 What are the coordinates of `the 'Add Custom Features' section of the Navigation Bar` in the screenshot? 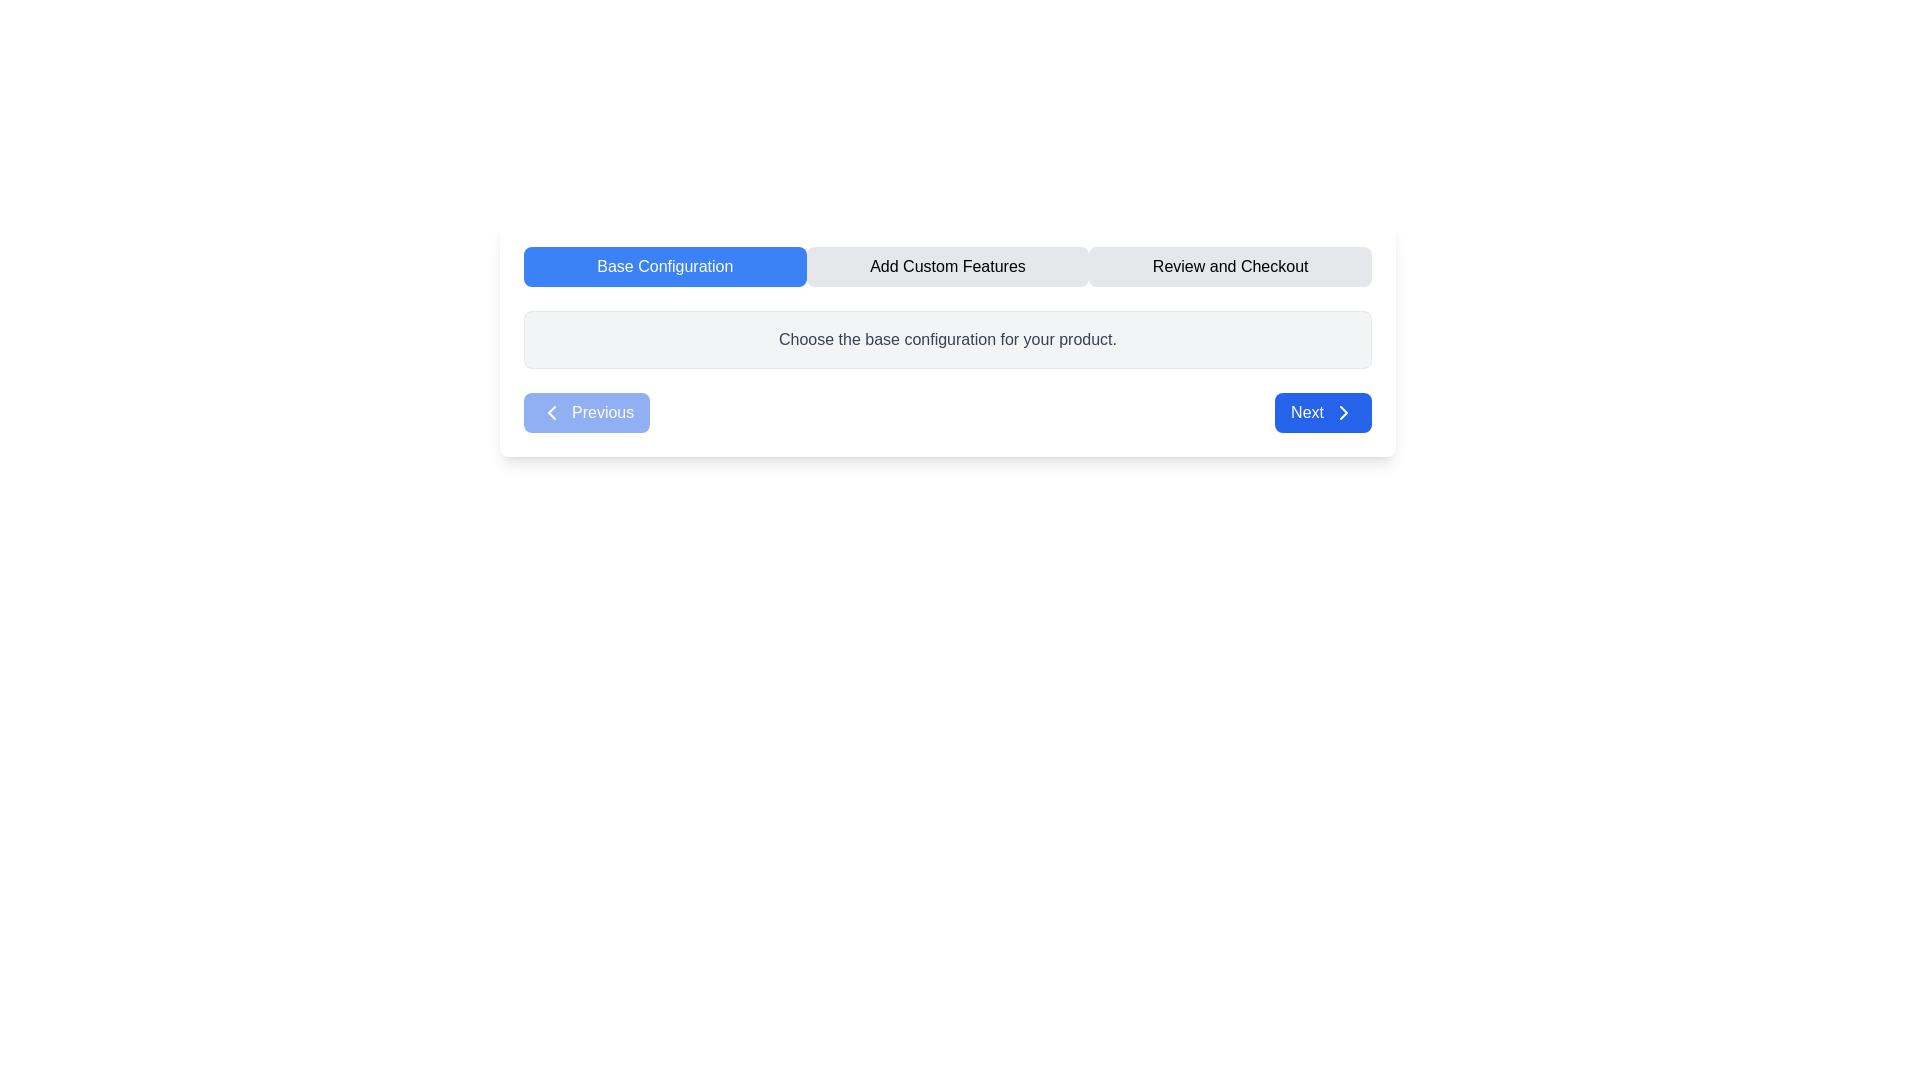 It's located at (947, 265).